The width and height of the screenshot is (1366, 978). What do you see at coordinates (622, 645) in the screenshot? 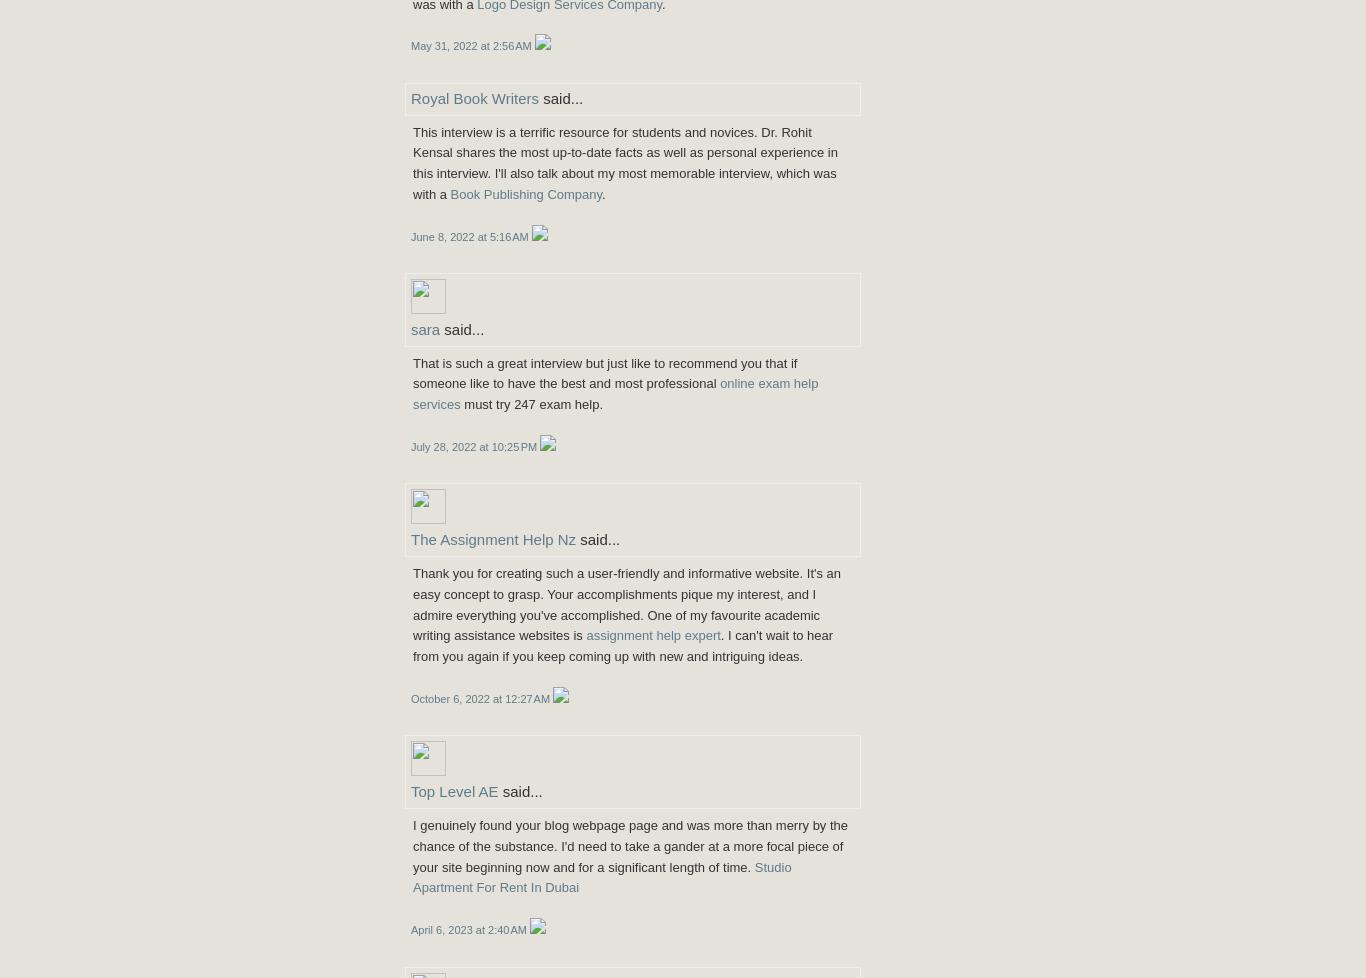
I see `'. I can't wait to hear from you again if you keep coming up with new and intriguing ideas.'` at bounding box center [622, 645].